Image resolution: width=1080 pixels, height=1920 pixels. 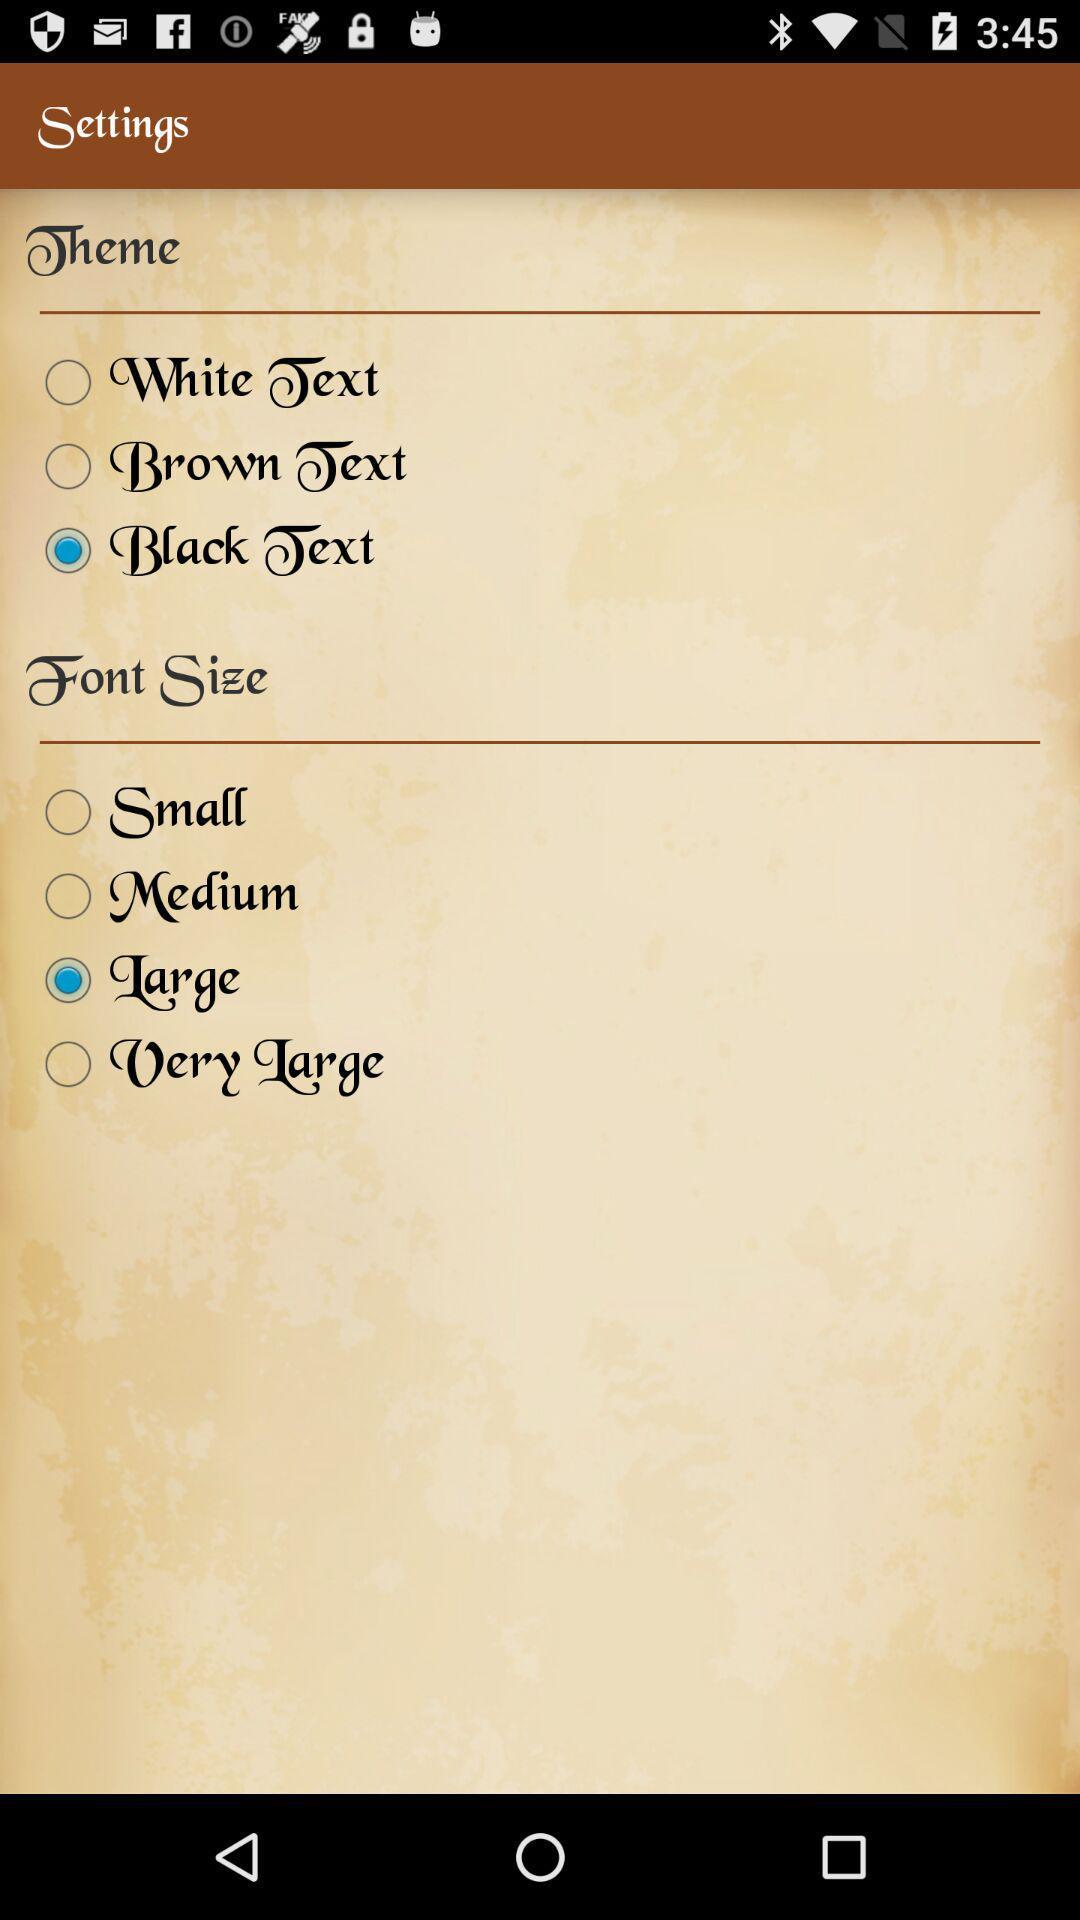 What do you see at coordinates (216, 465) in the screenshot?
I see `icon above black text item` at bounding box center [216, 465].